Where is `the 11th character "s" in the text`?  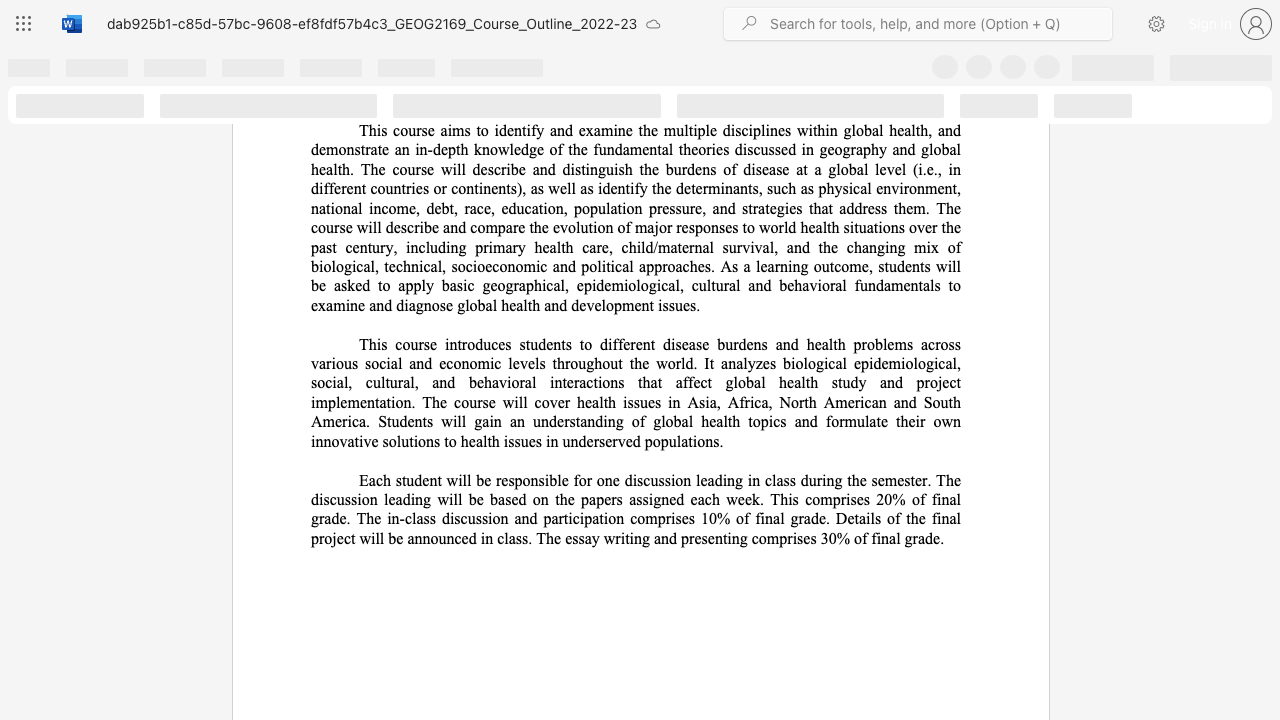
the 11th character "s" in the text is located at coordinates (423, 168).